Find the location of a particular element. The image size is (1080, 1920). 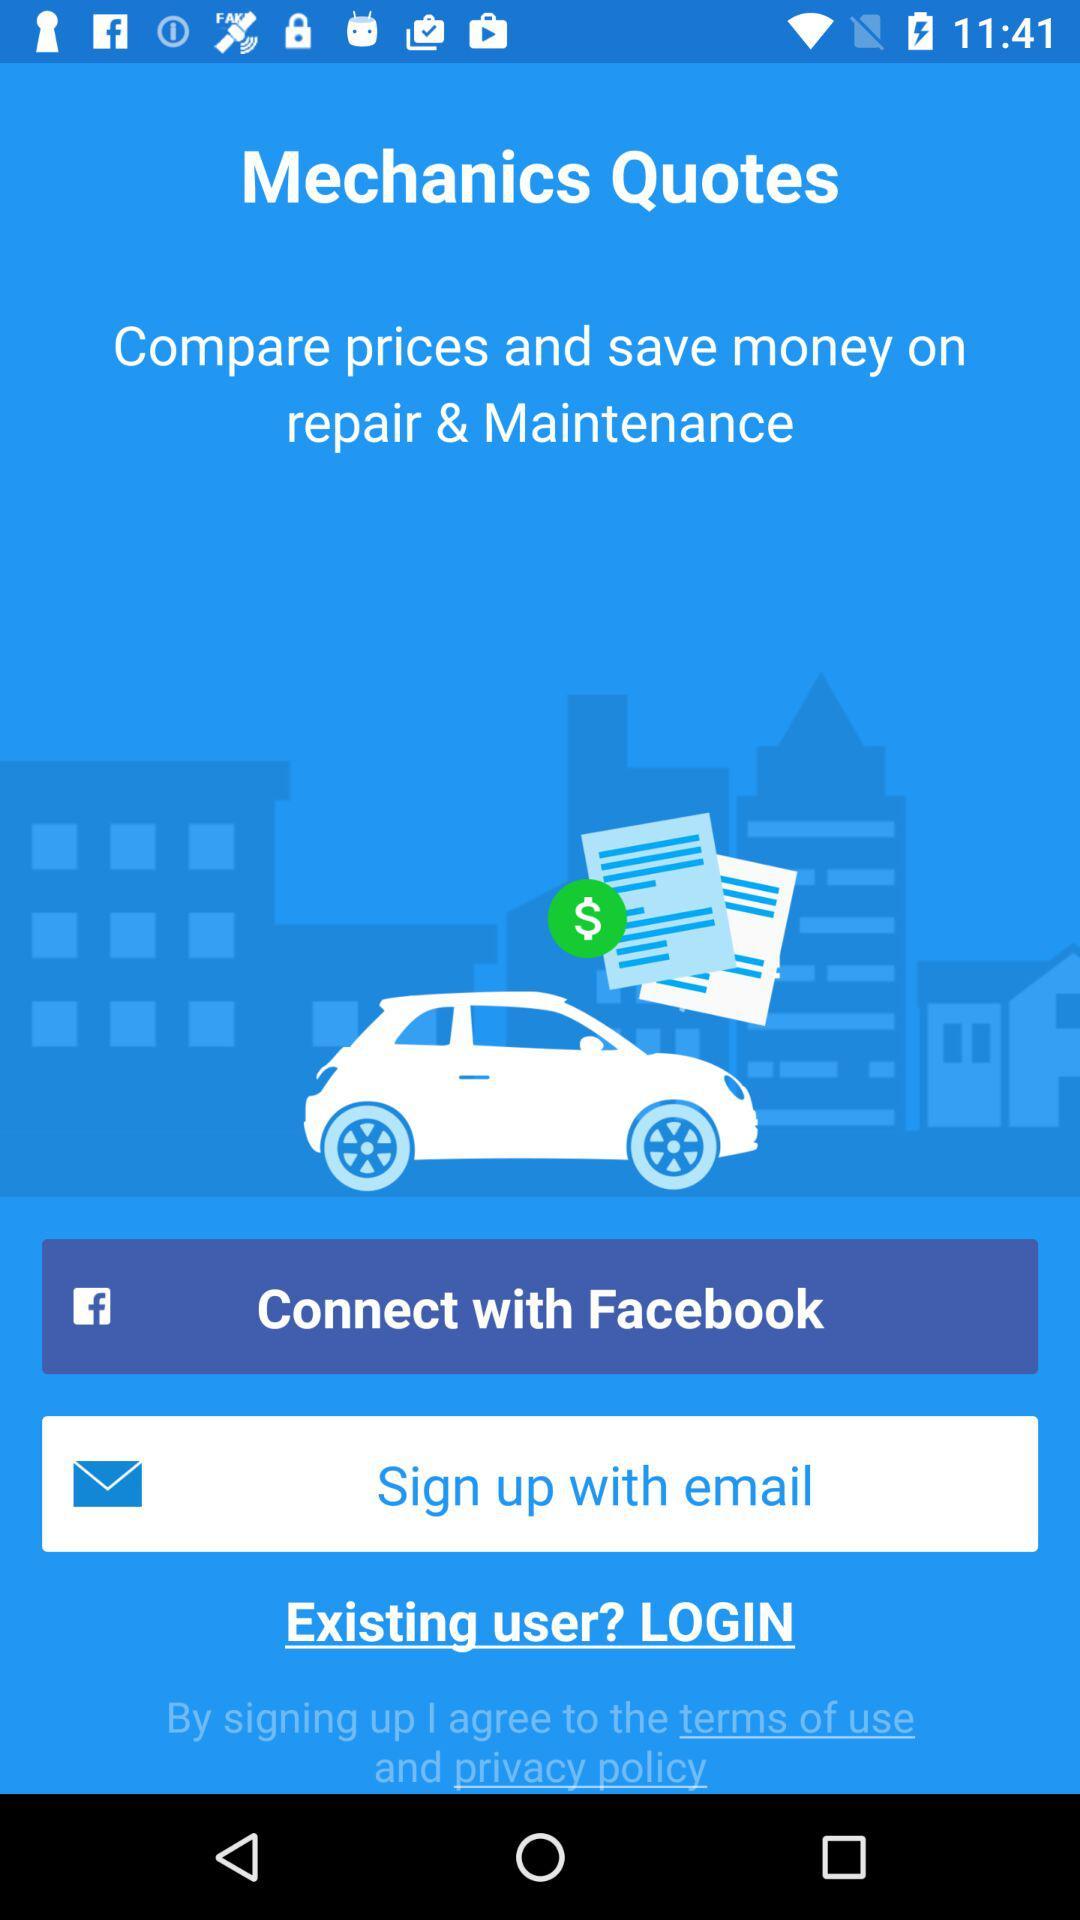

the icon below existing user? login is located at coordinates (540, 1739).